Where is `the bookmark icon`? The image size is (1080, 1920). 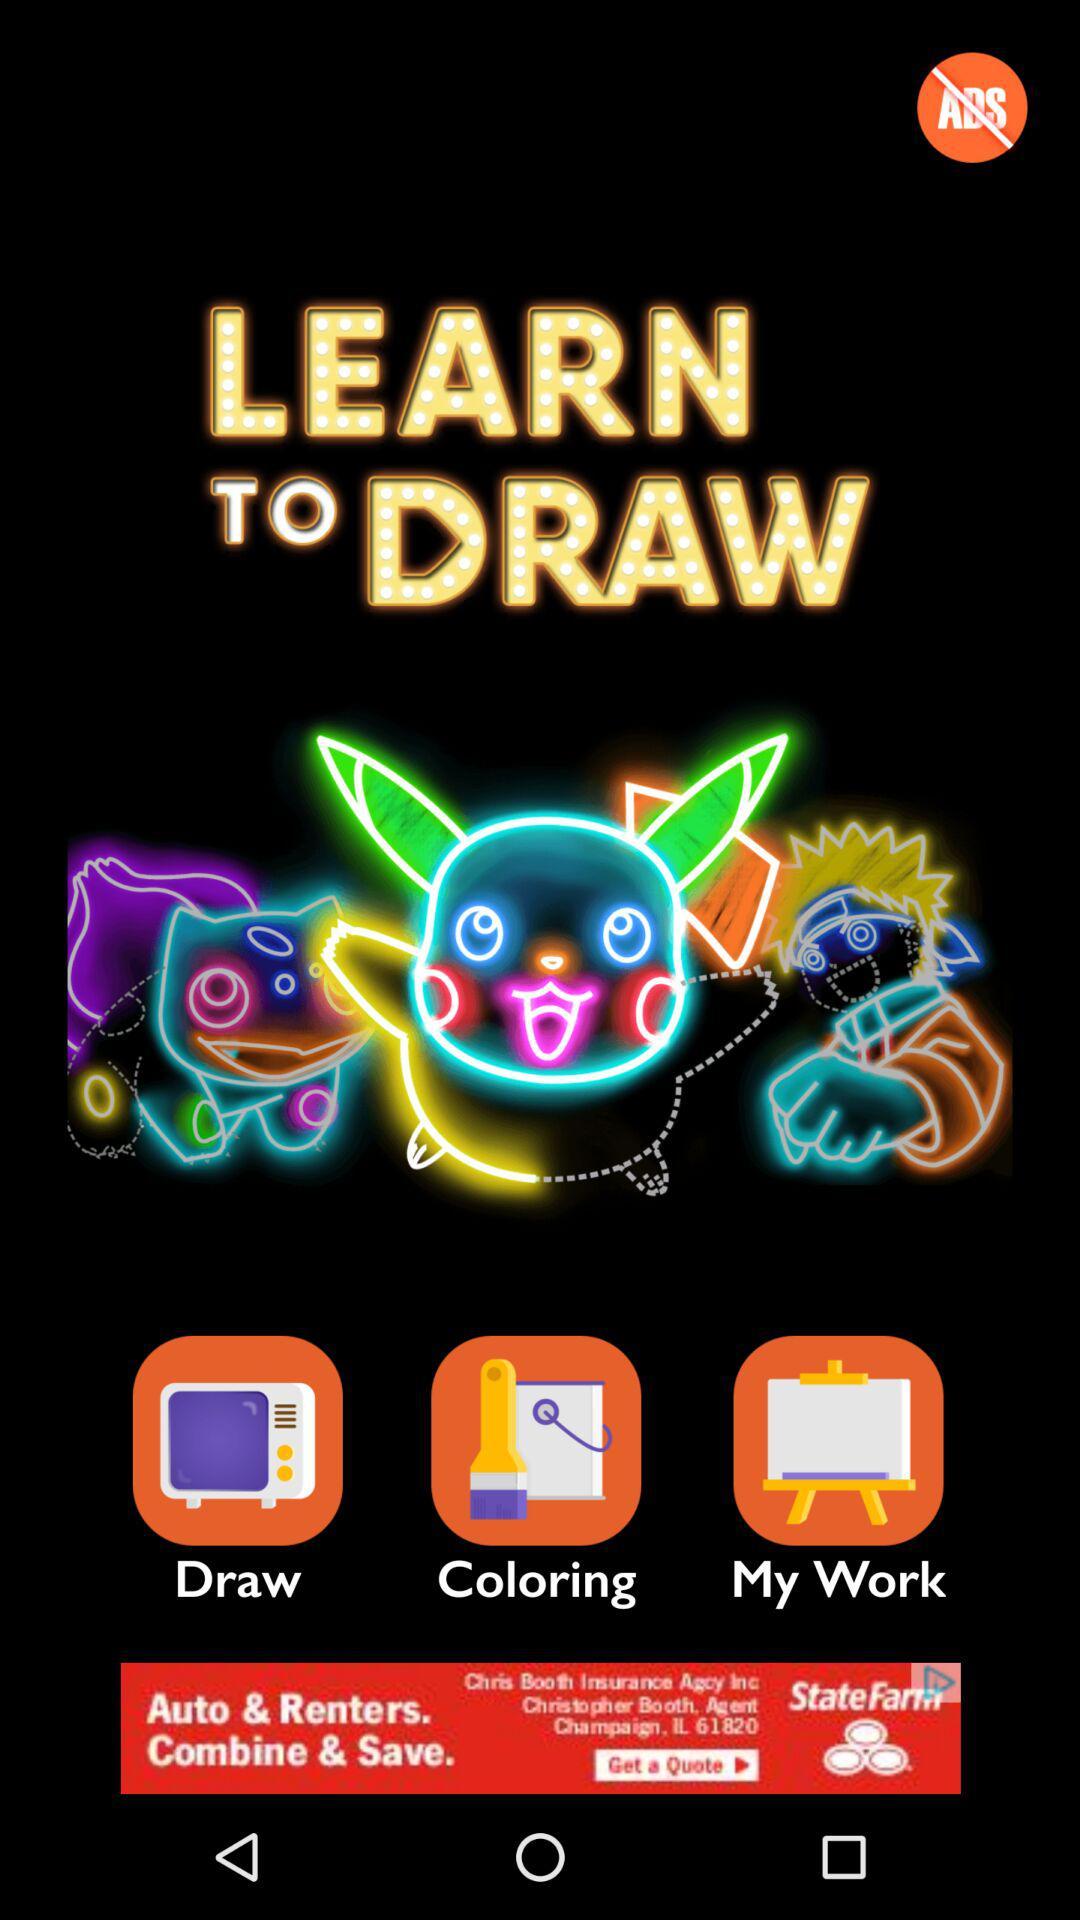
the bookmark icon is located at coordinates (838, 1441).